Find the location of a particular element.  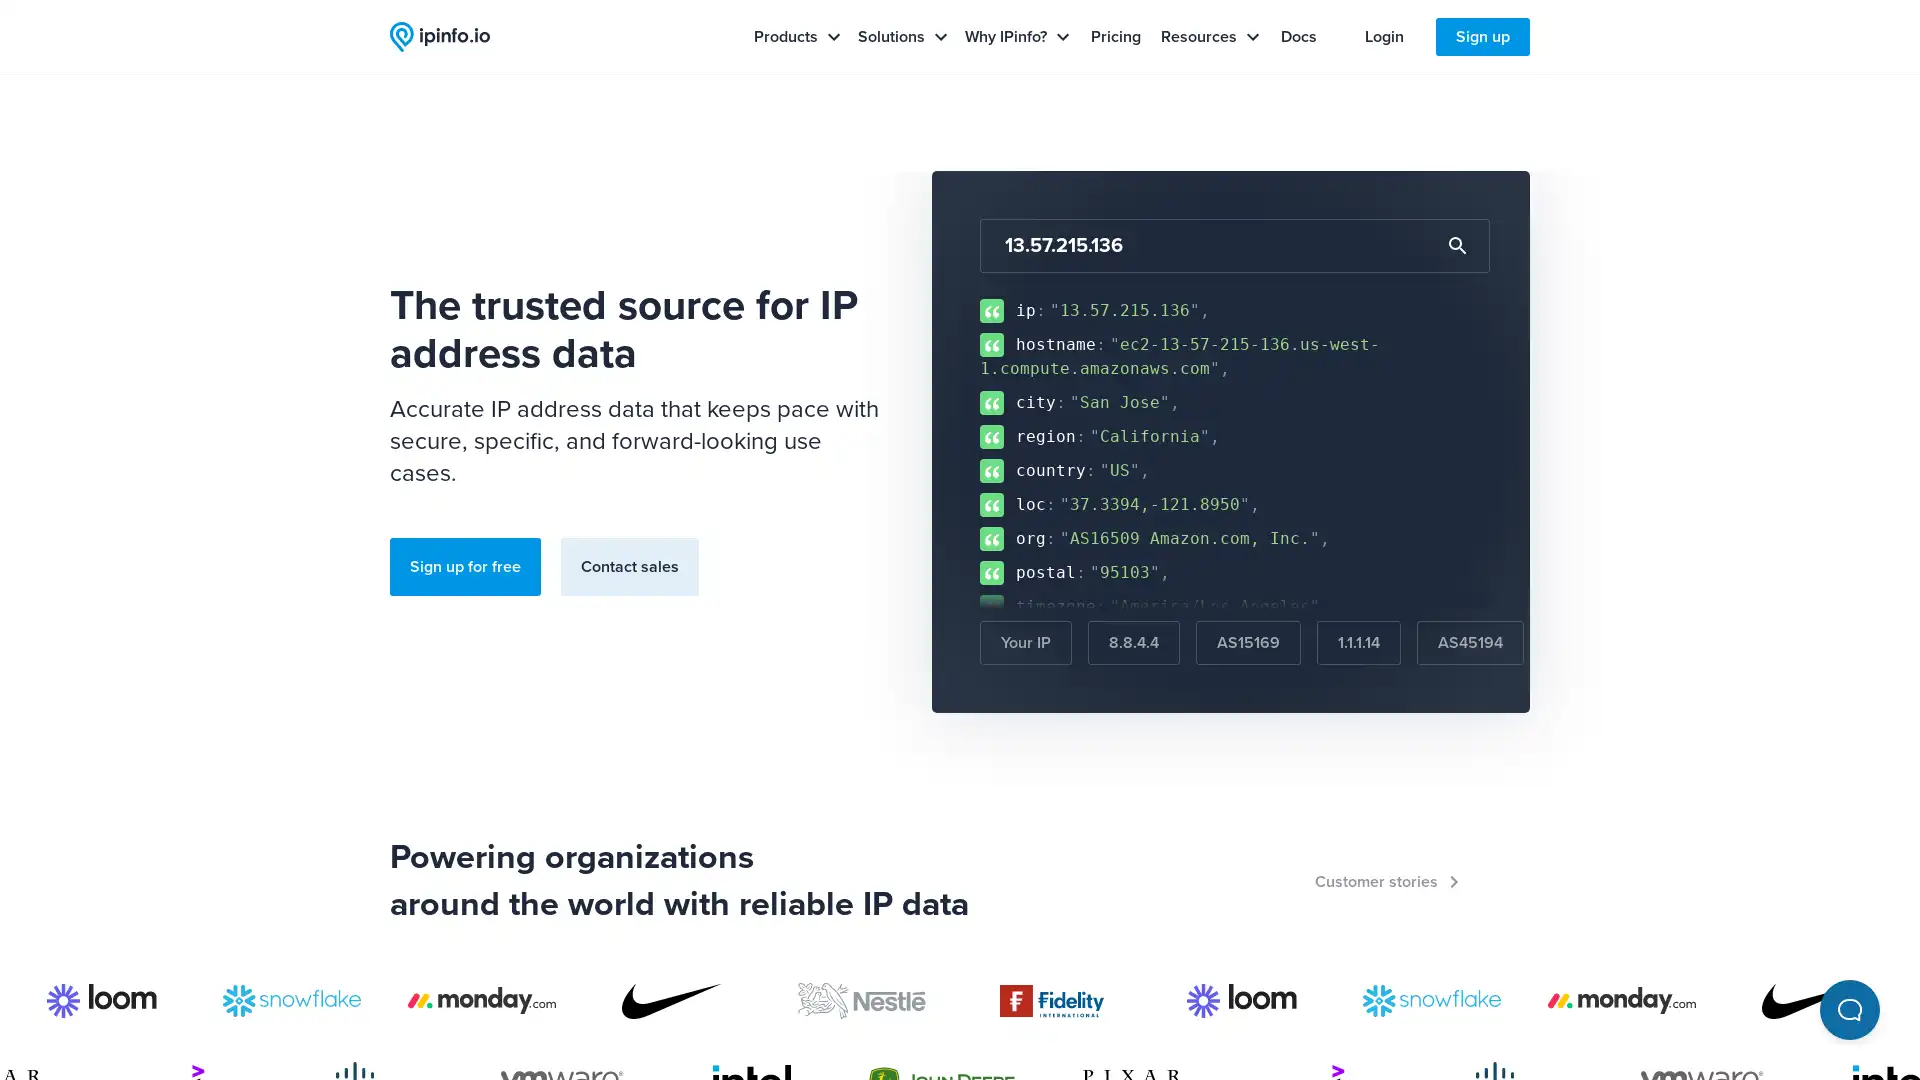

68.87.41.40 is located at coordinates (1602, 643).